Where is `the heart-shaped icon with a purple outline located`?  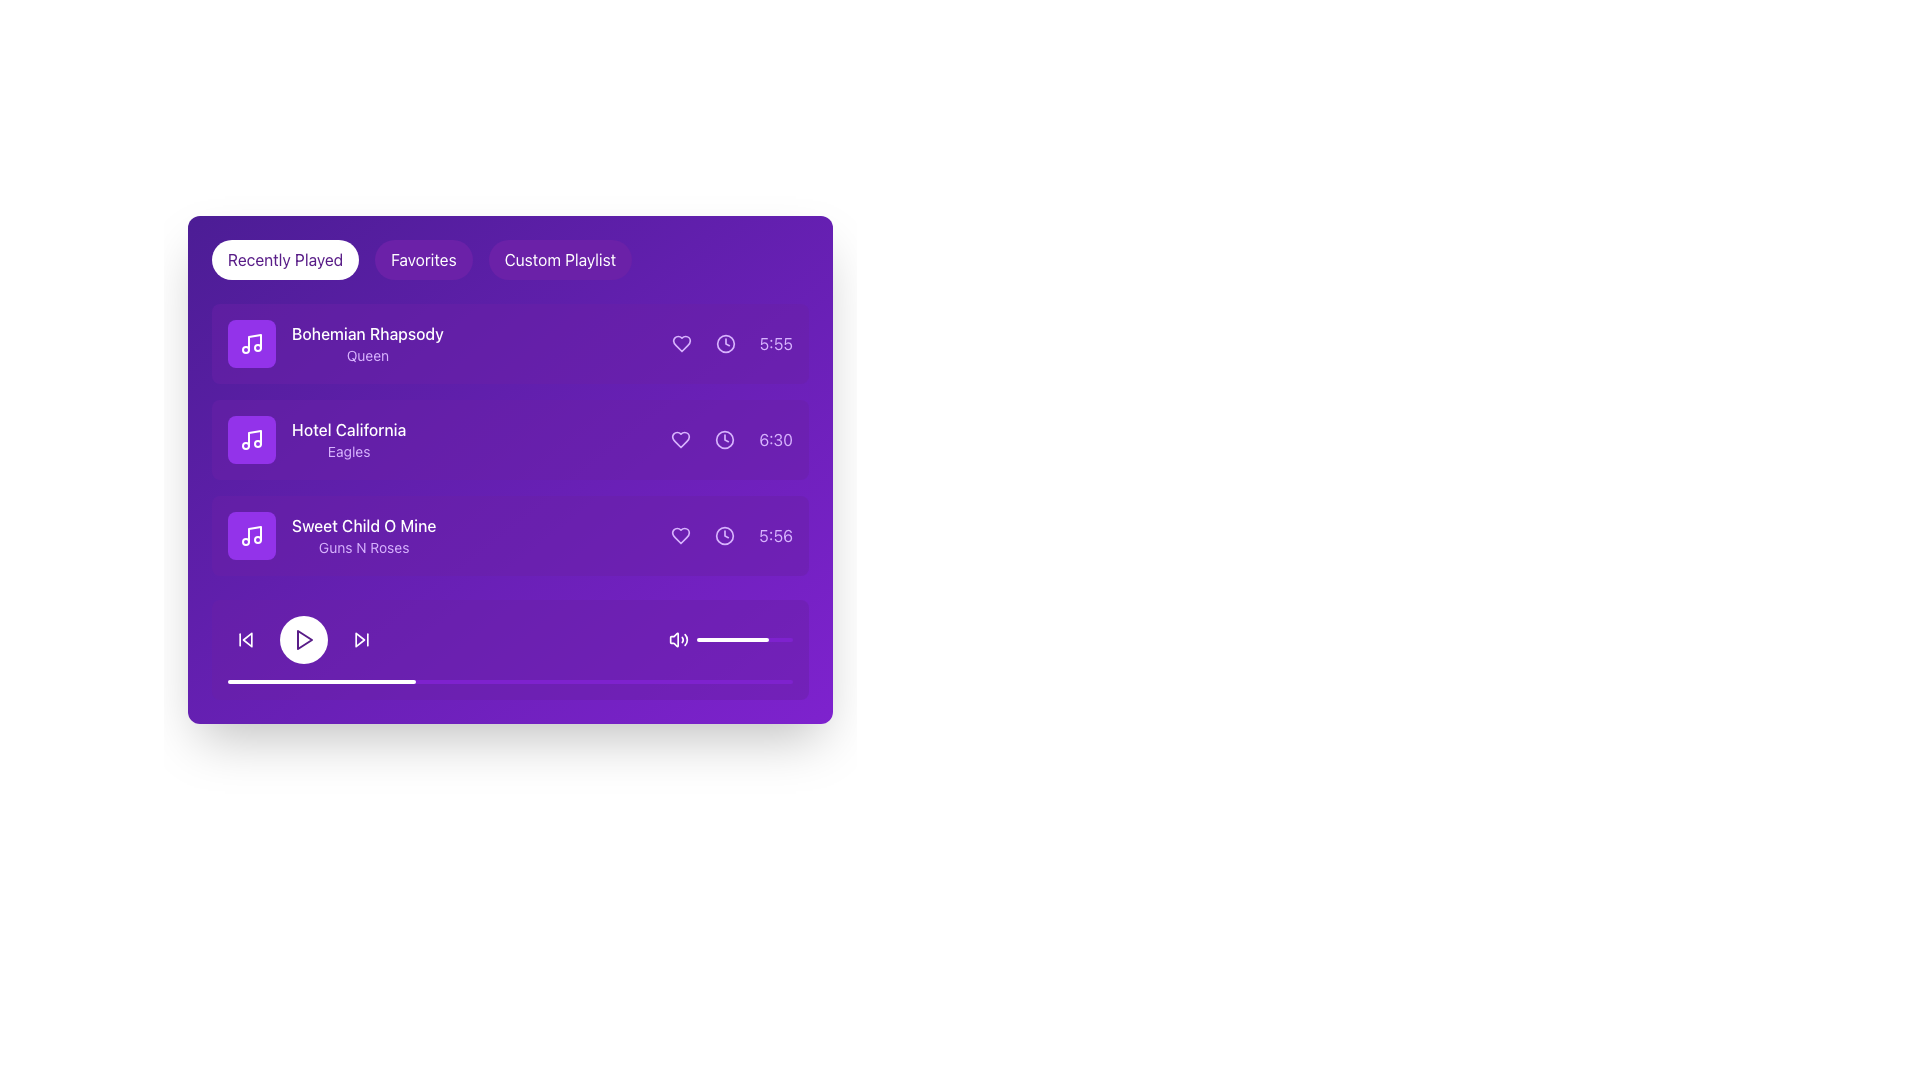
the heart-shaped icon with a purple outline located is located at coordinates (681, 438).